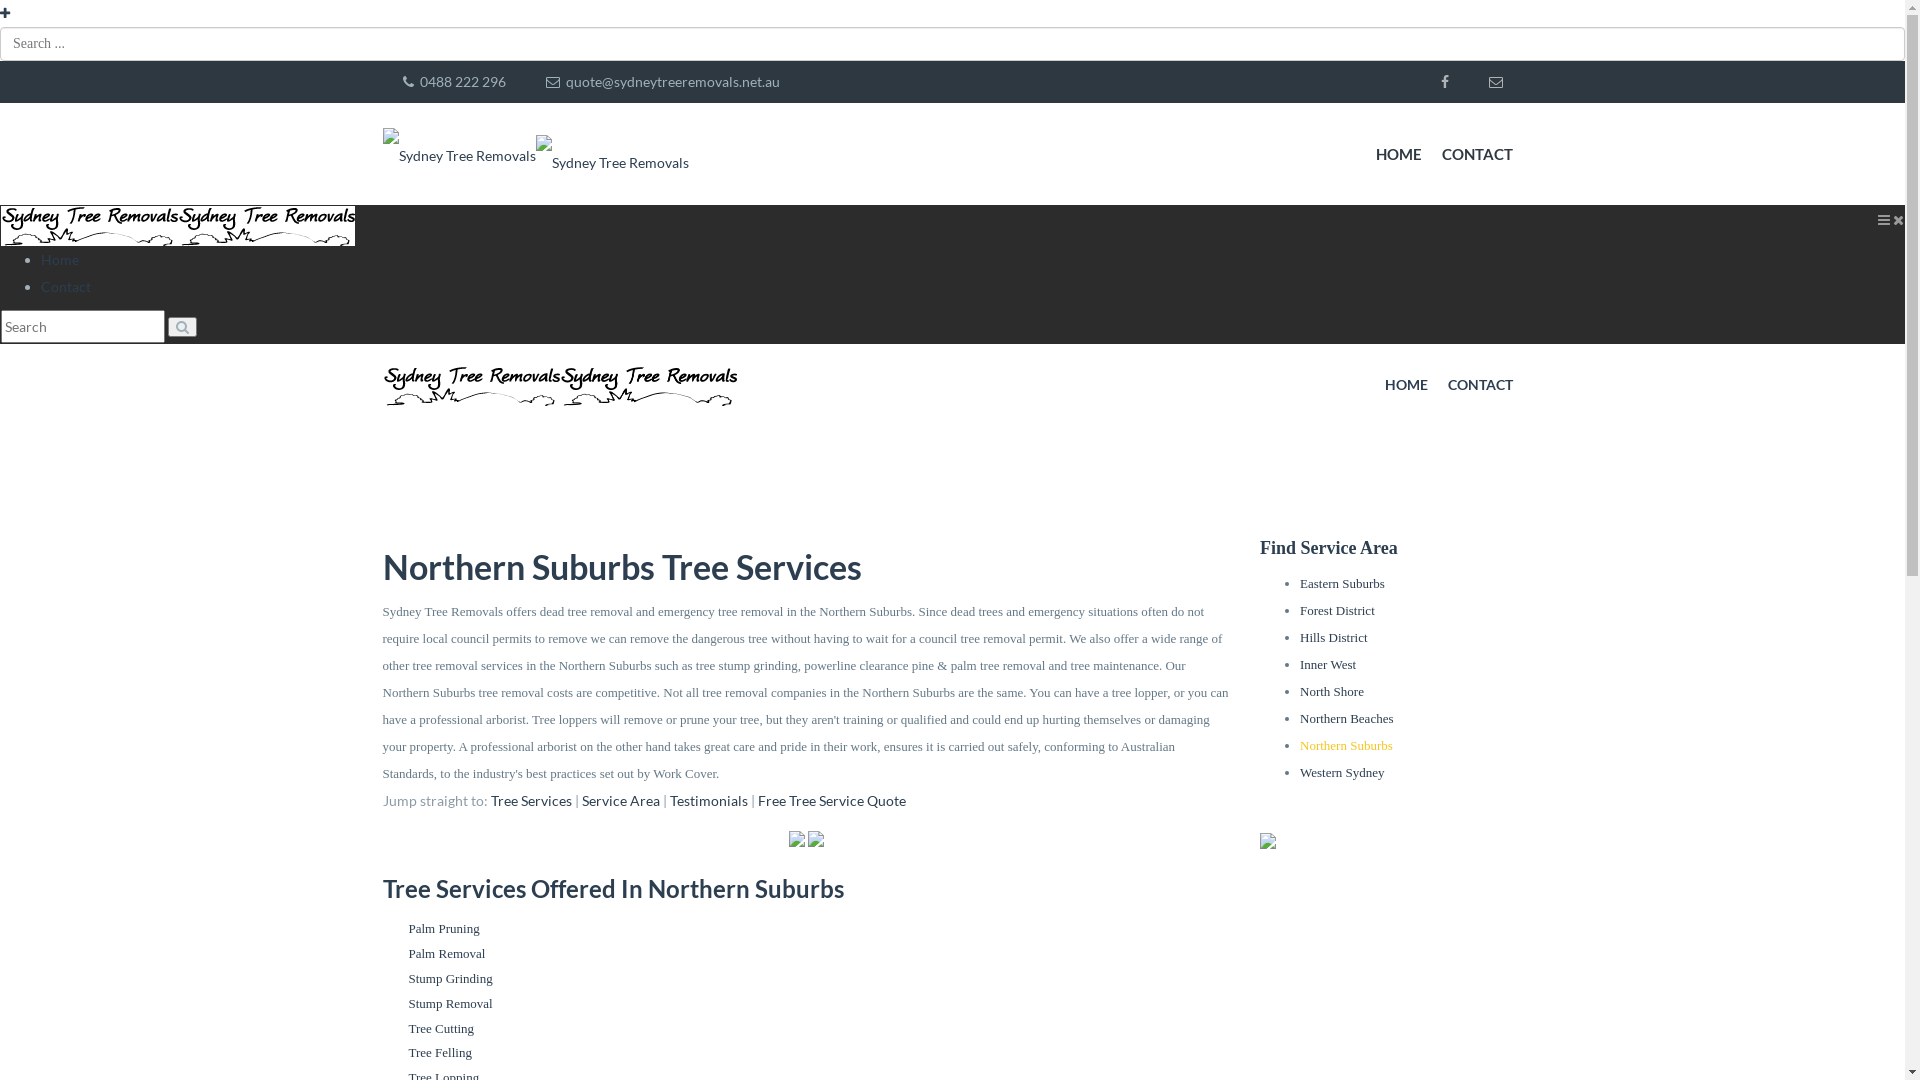 The image size is (1920, 1080). Describe the element at coordinates (1346, 745) in the screenshot. I see `'Northern Suburbs'` at that location.